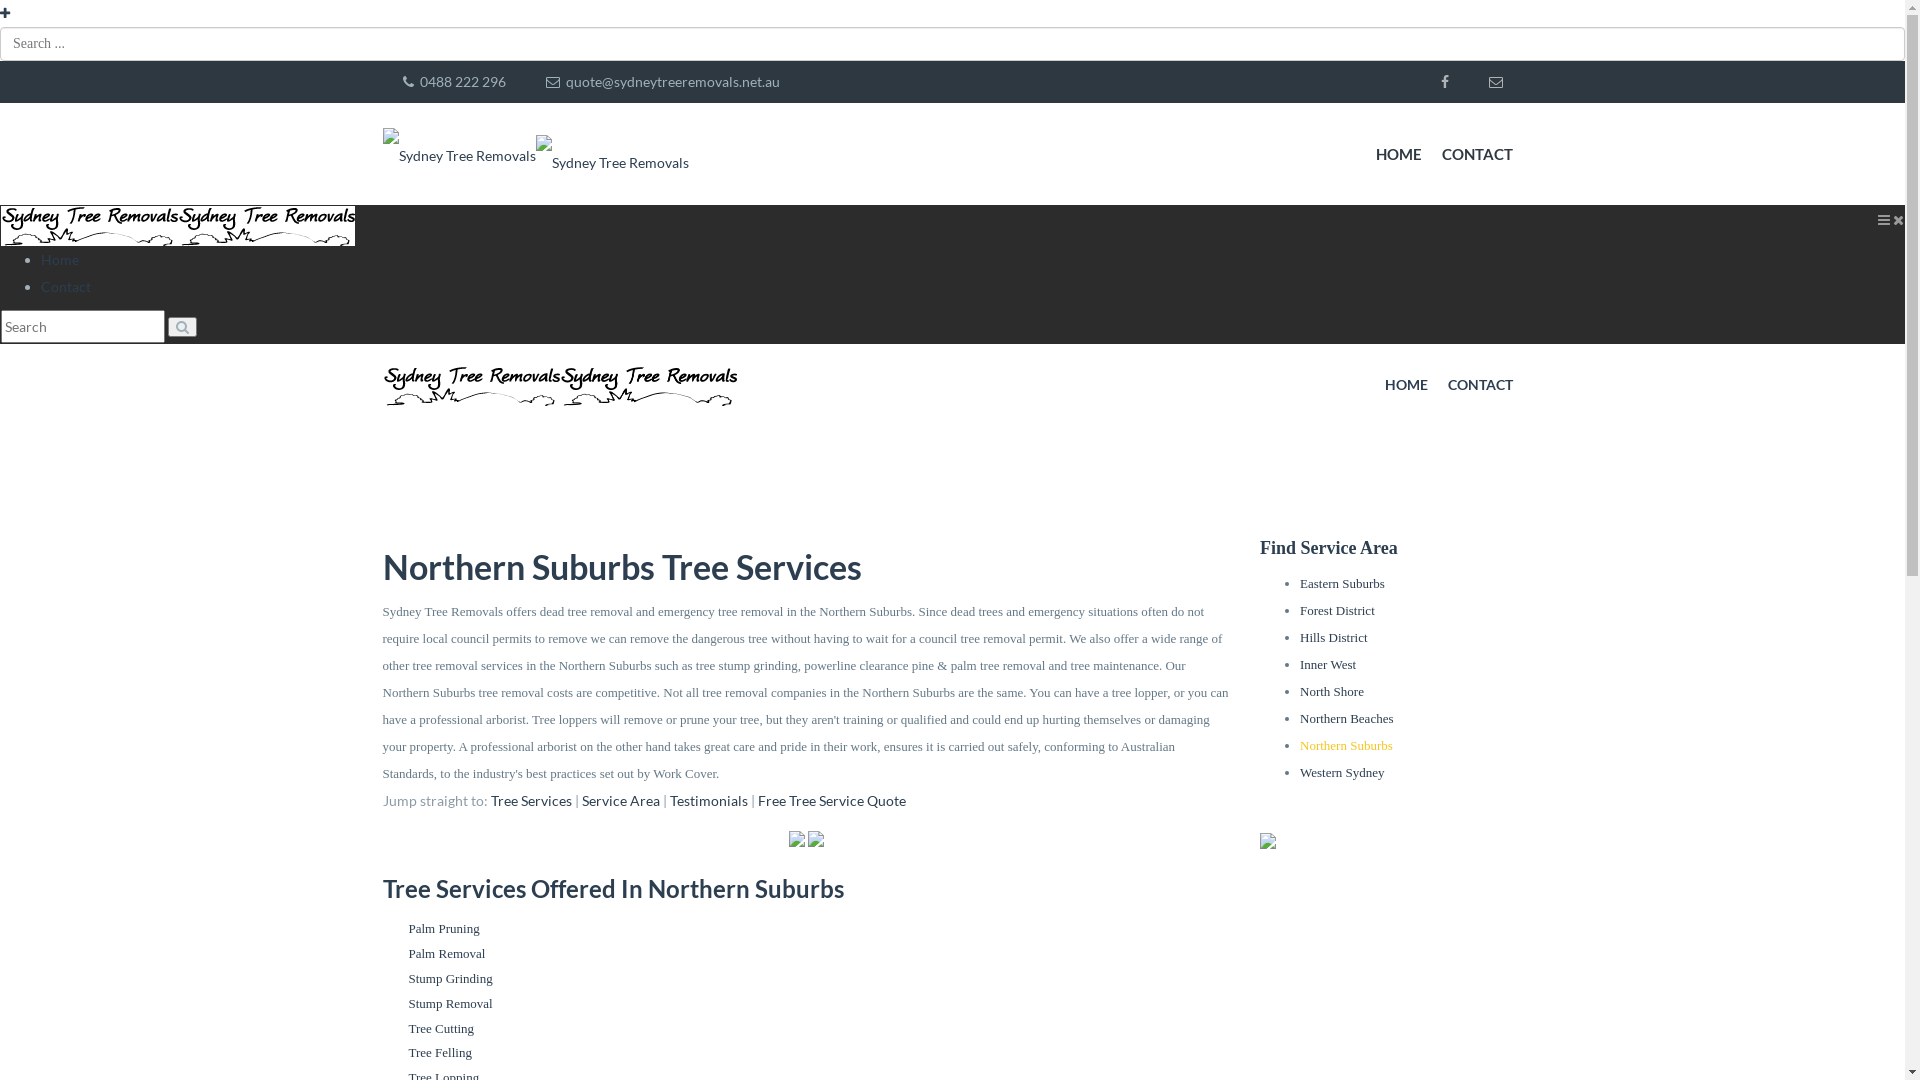 The image size is (1920, 1080). Describe the element at coordinates (1346, 745) in the screenshot. I see `'Northern Suburbs'` at that location.